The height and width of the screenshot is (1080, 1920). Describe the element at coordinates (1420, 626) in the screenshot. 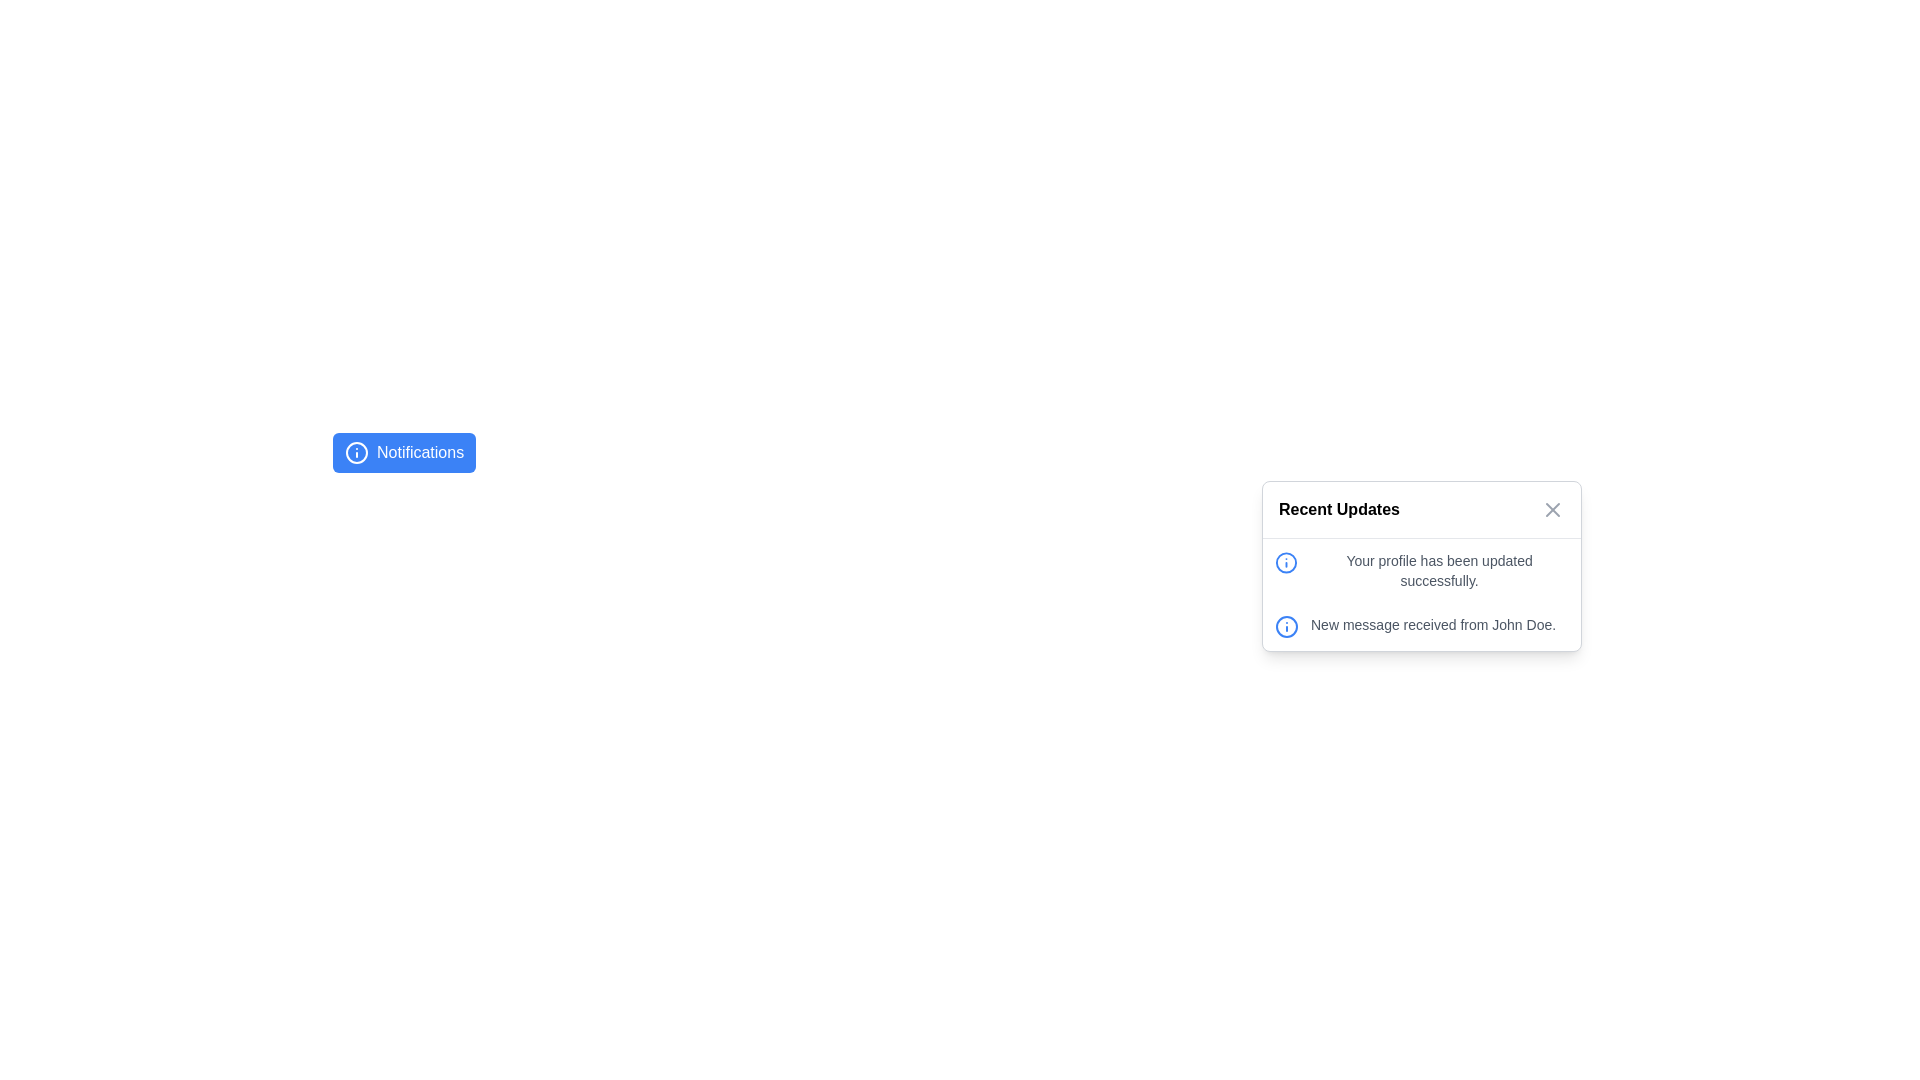

I see `the notification item displaying the message 'New message received from John Doe.' which includes a blue information icon, located under the header 'Recent Updates'` at that location.